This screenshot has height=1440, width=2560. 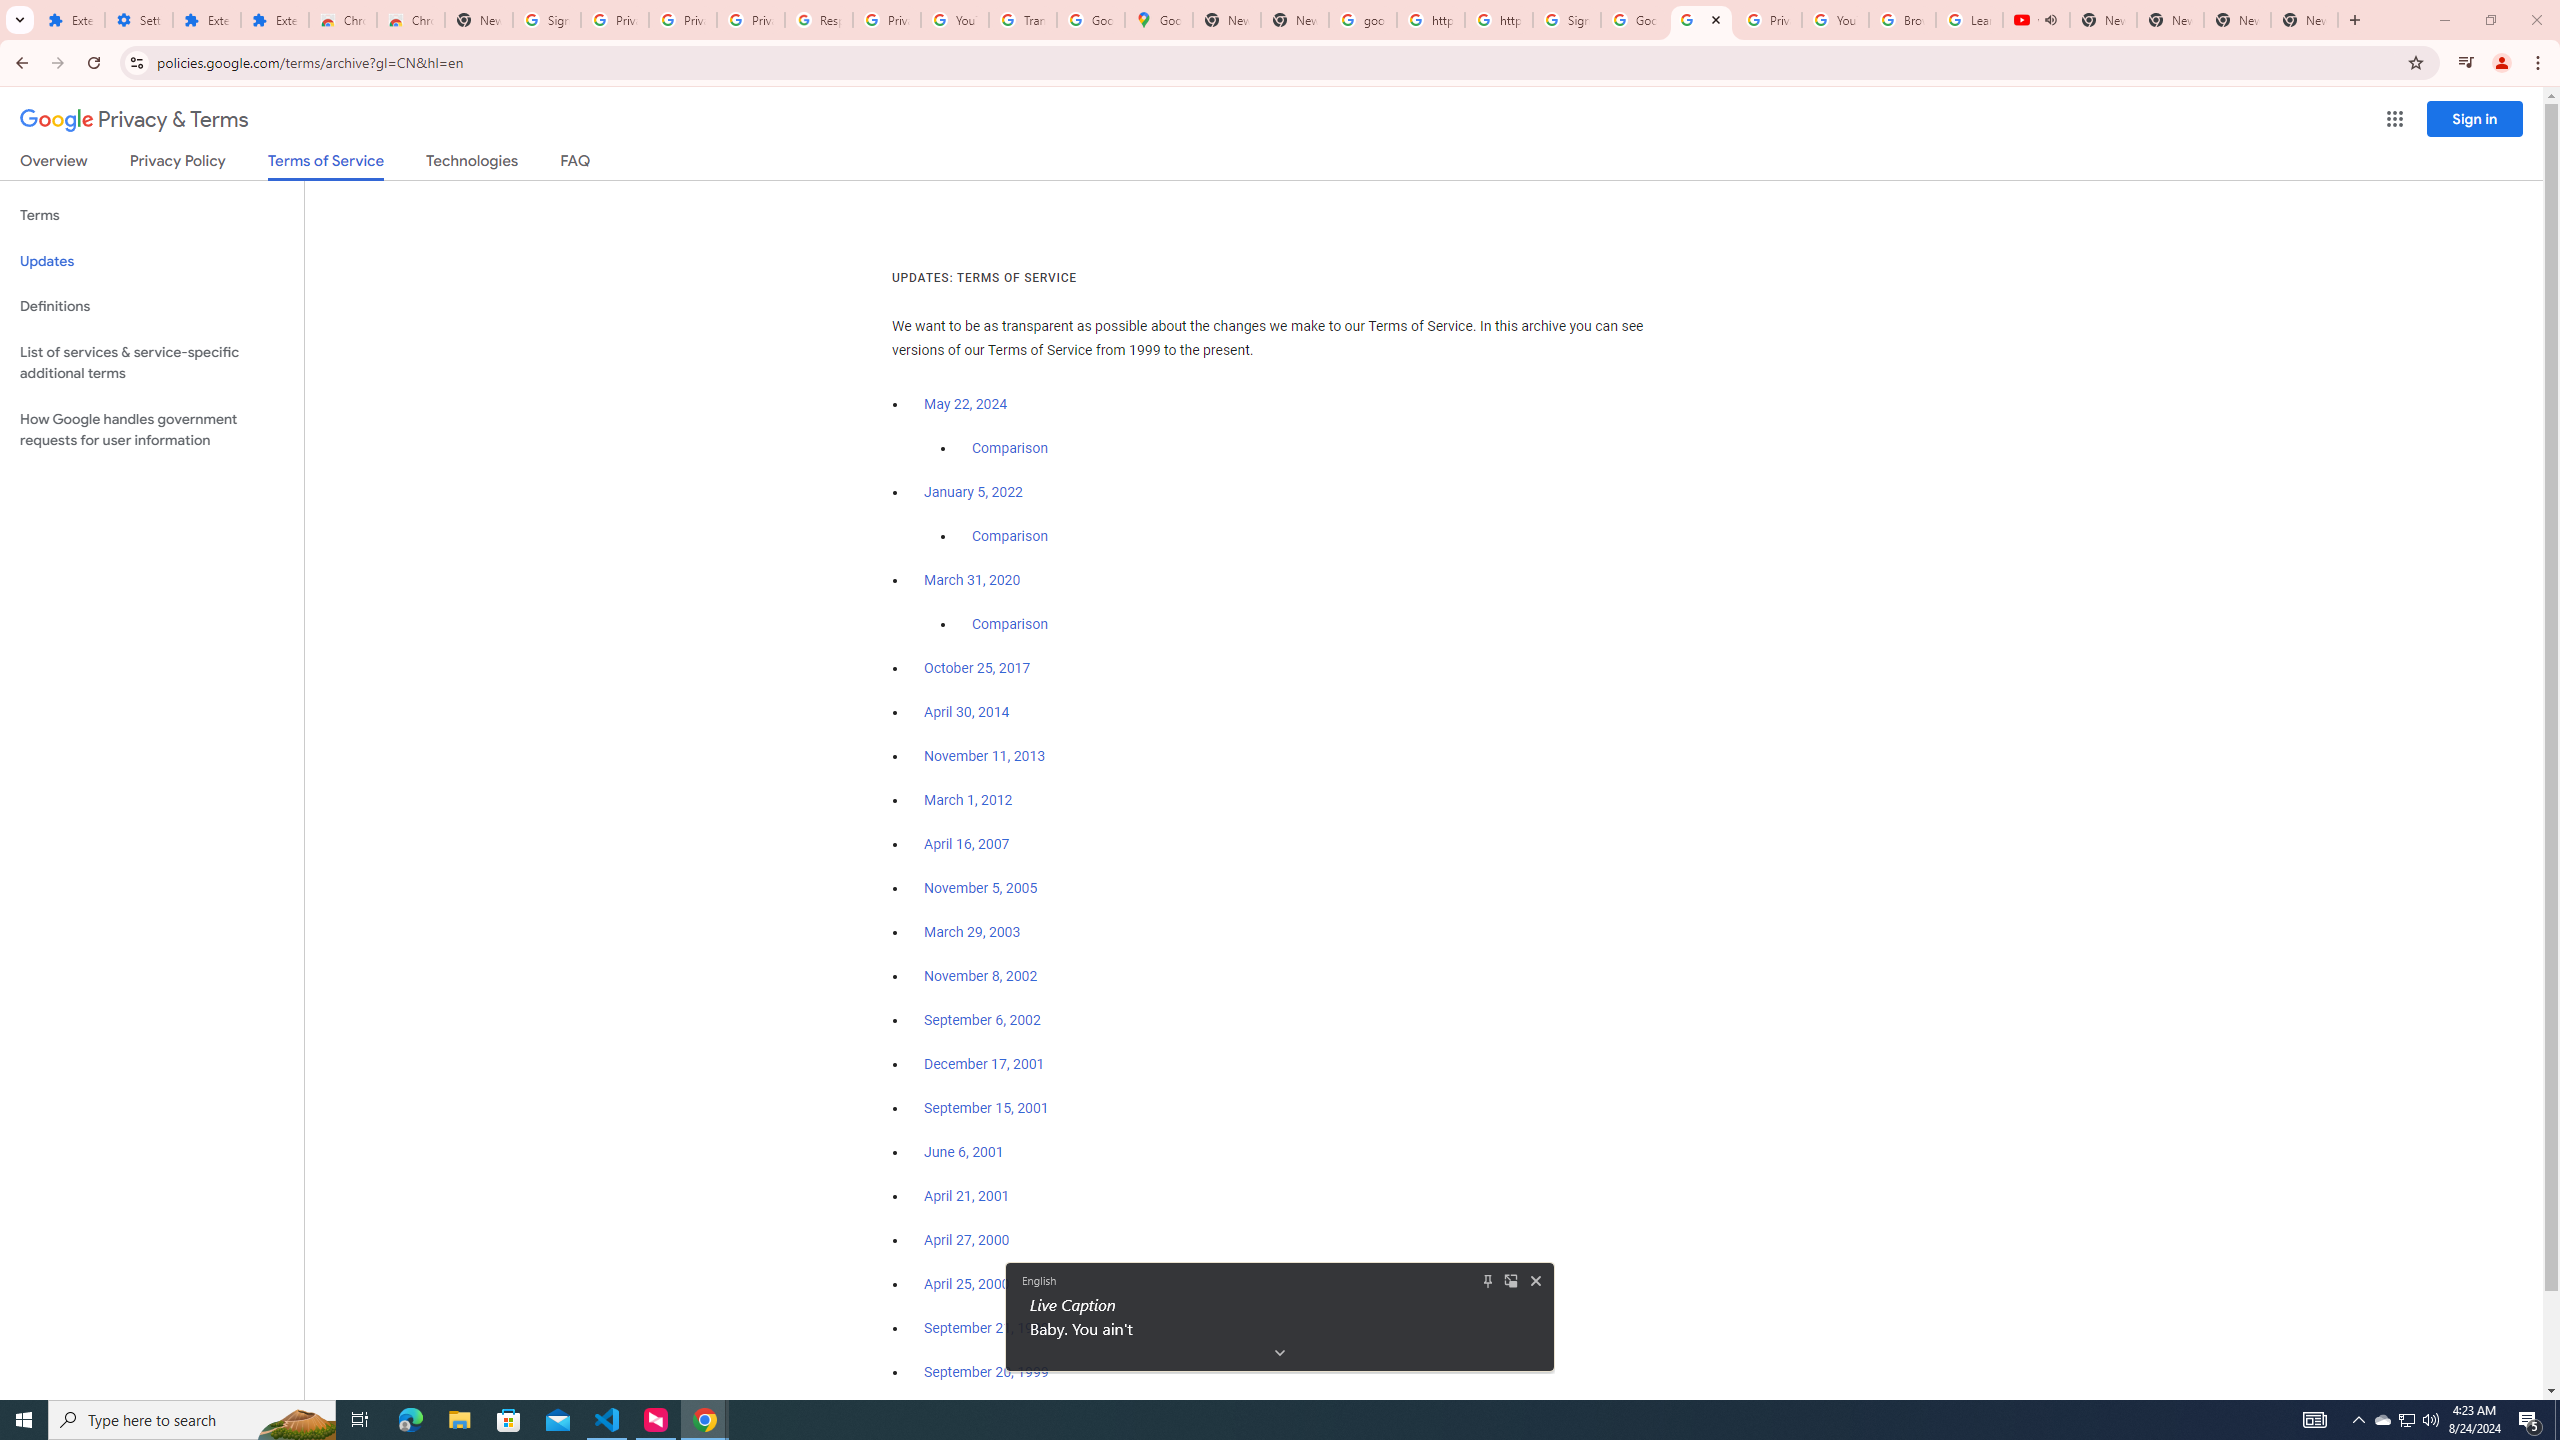 I want to click on 'Type here to search', so click(x=191, y=1418).